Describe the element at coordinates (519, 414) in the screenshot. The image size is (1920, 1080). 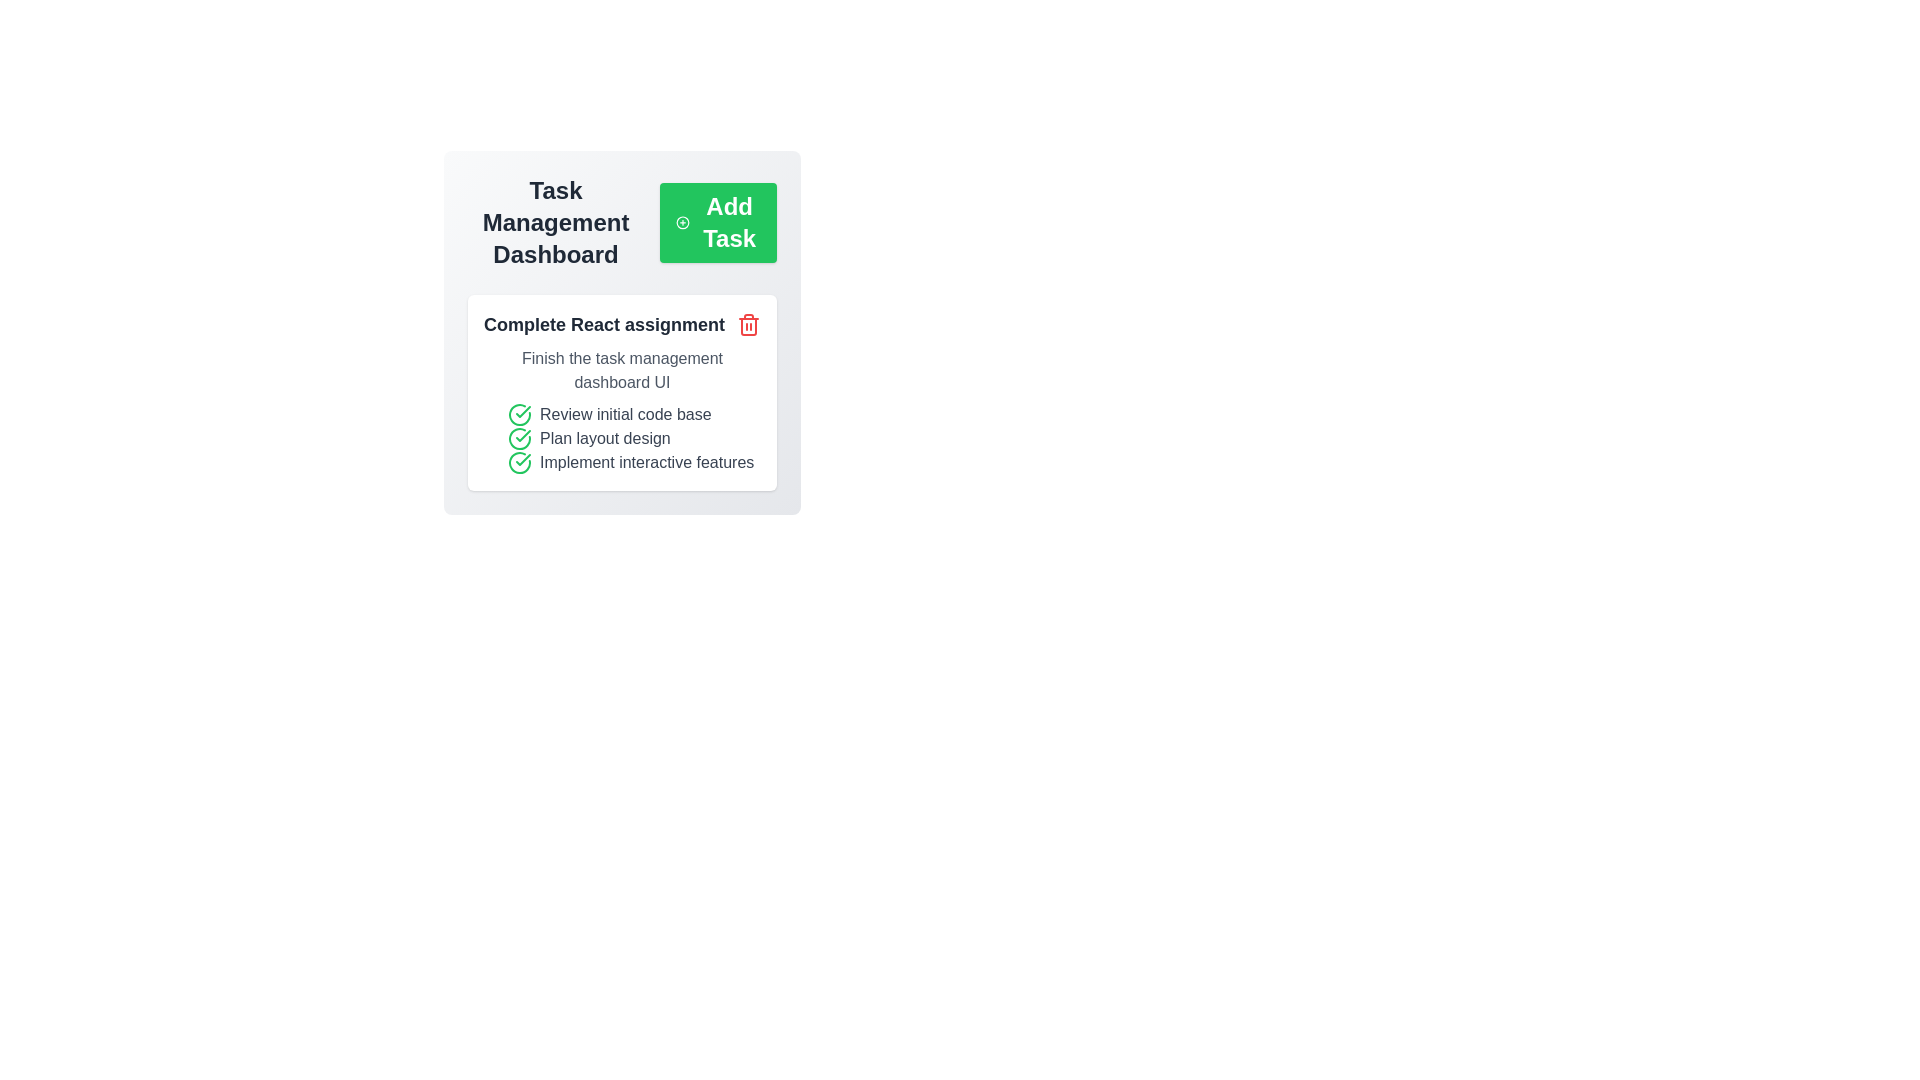
I see `the completion status icon for the task 'Review initial code base' located under 'Complete React assignment.'` at that location.